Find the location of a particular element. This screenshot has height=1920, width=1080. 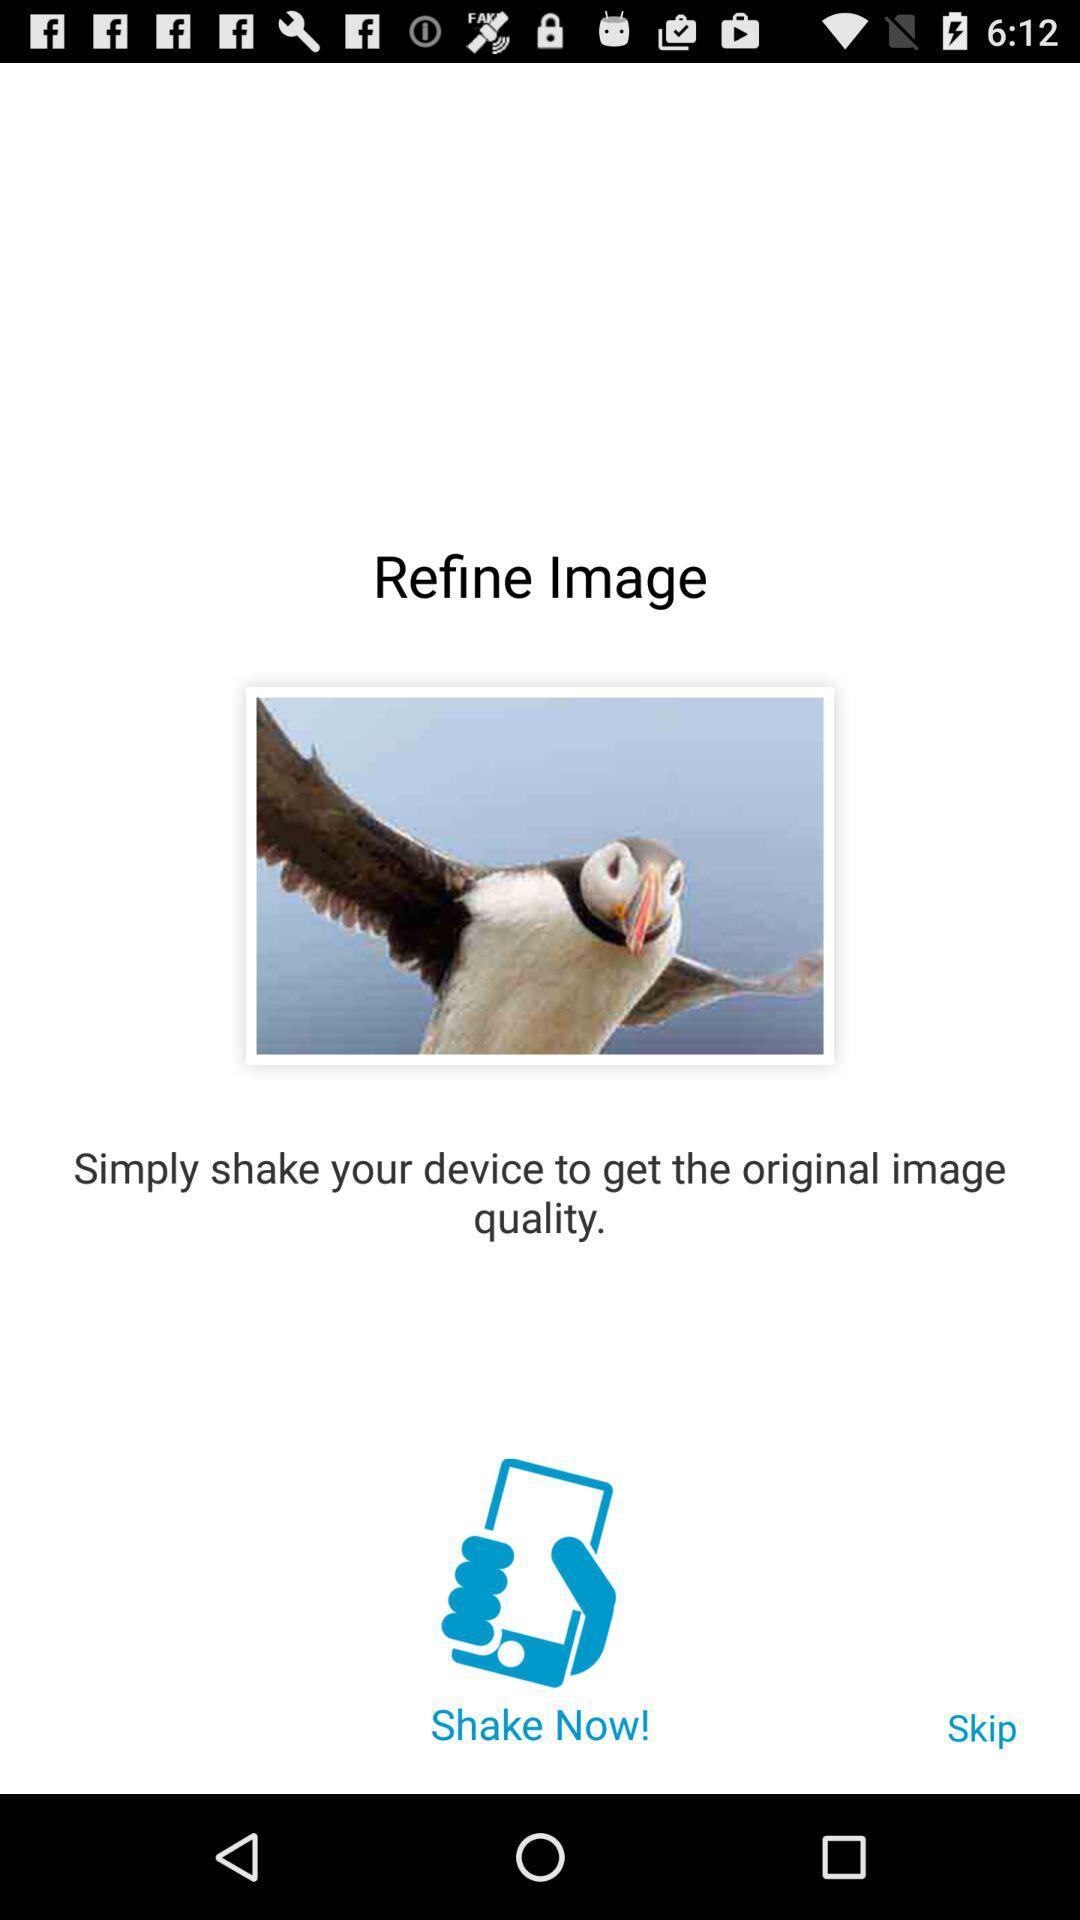

icon next to skip icon is located at coordinates (538, 1575).